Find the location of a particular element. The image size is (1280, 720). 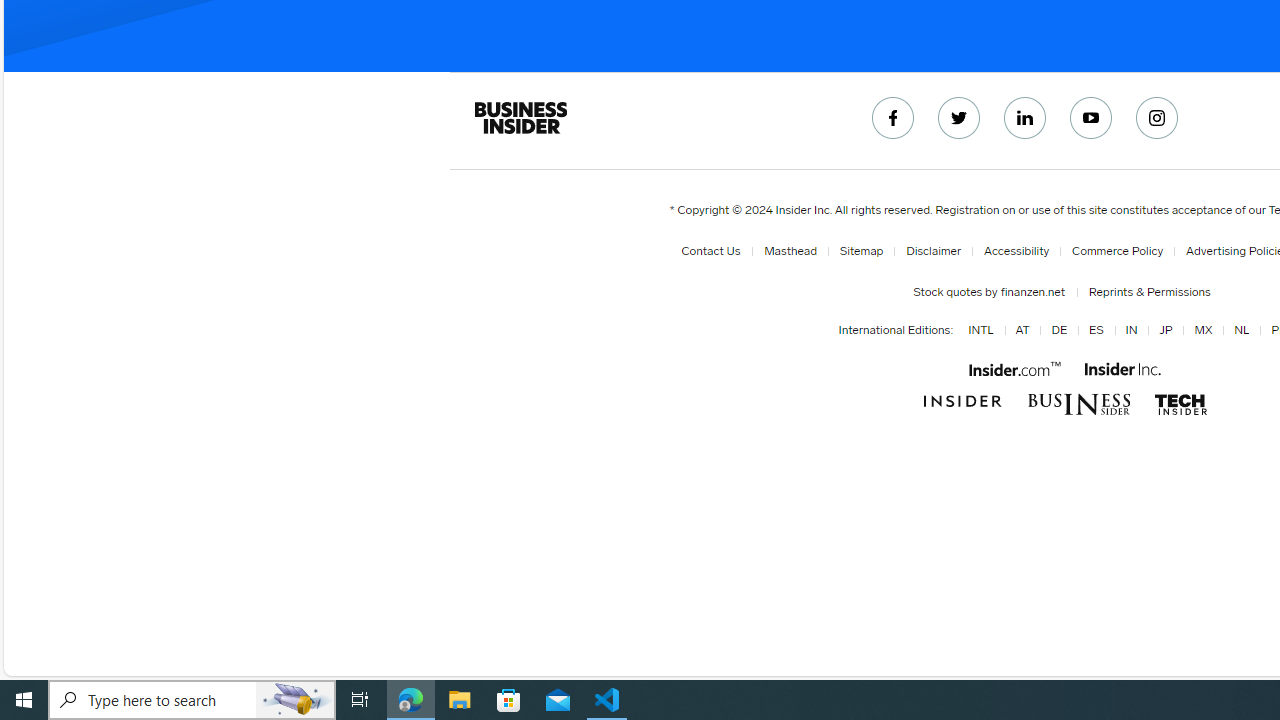

'Tech Insider Logo' is located at coordinates (1180, 404).